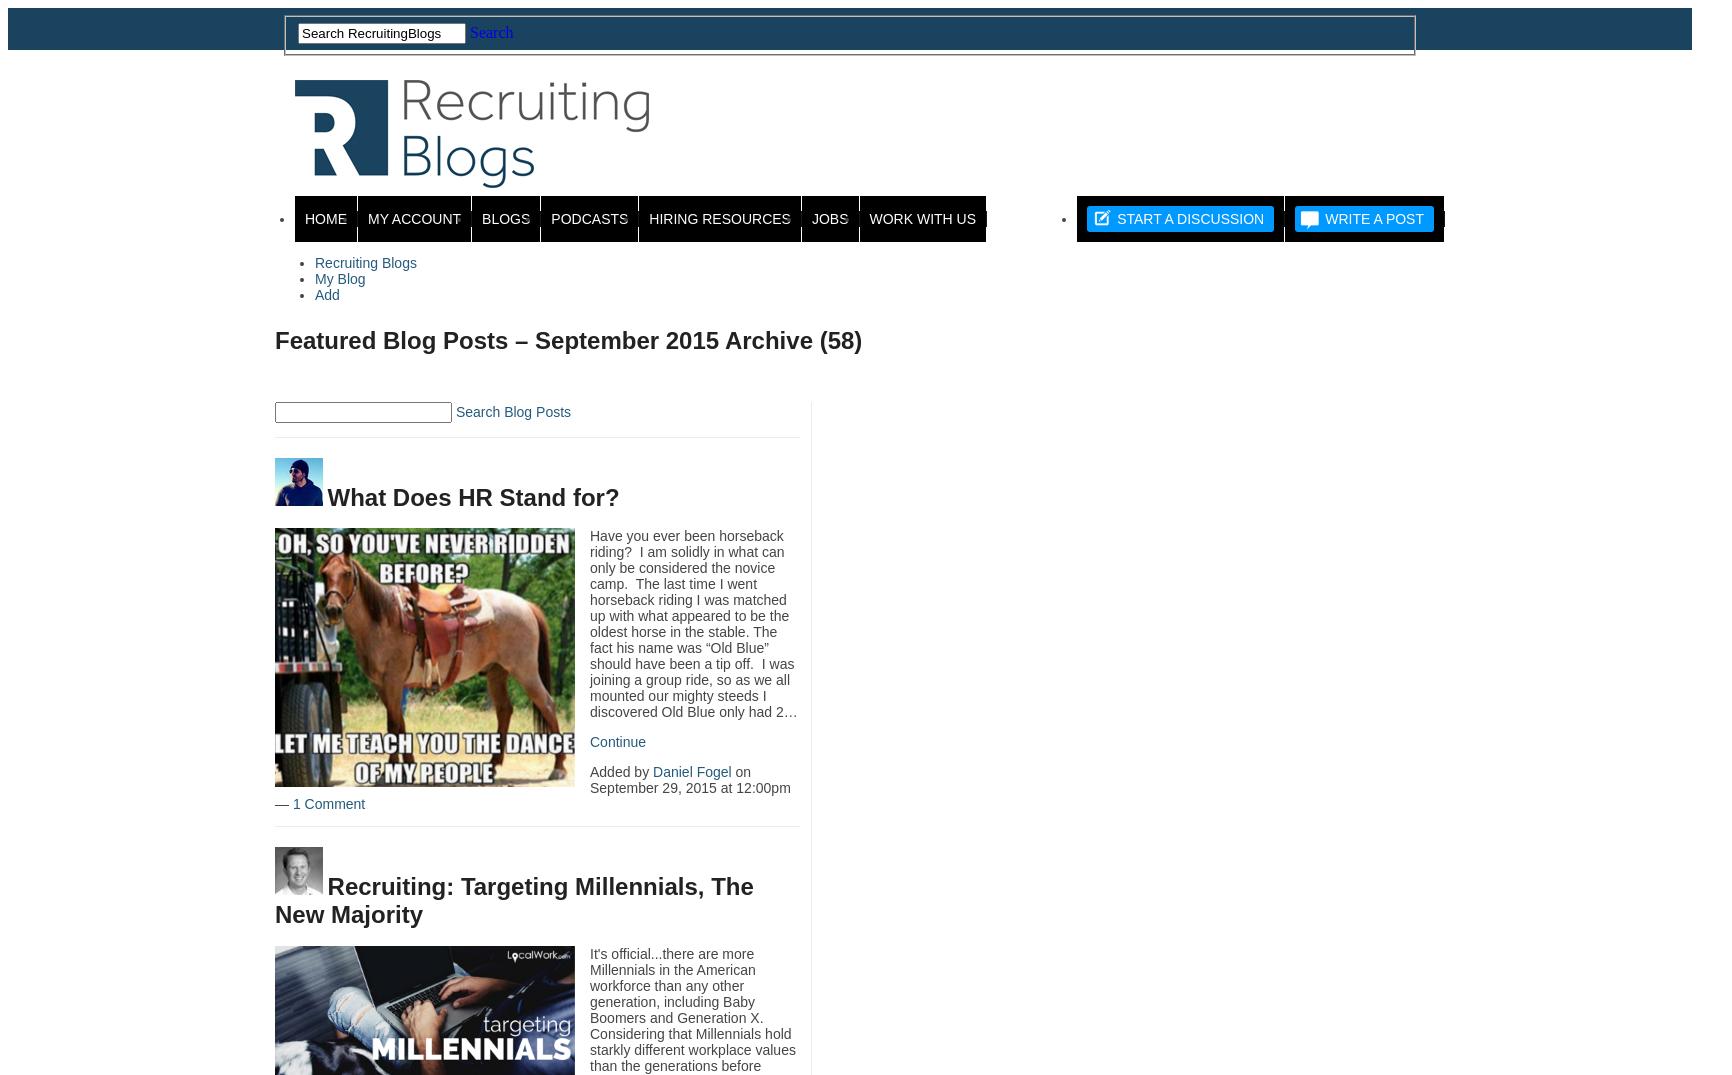 Image resolution: width=1732 pixels, height=1075 pixels. I want to click on 'Search Blog Posts', so click(454, 411).